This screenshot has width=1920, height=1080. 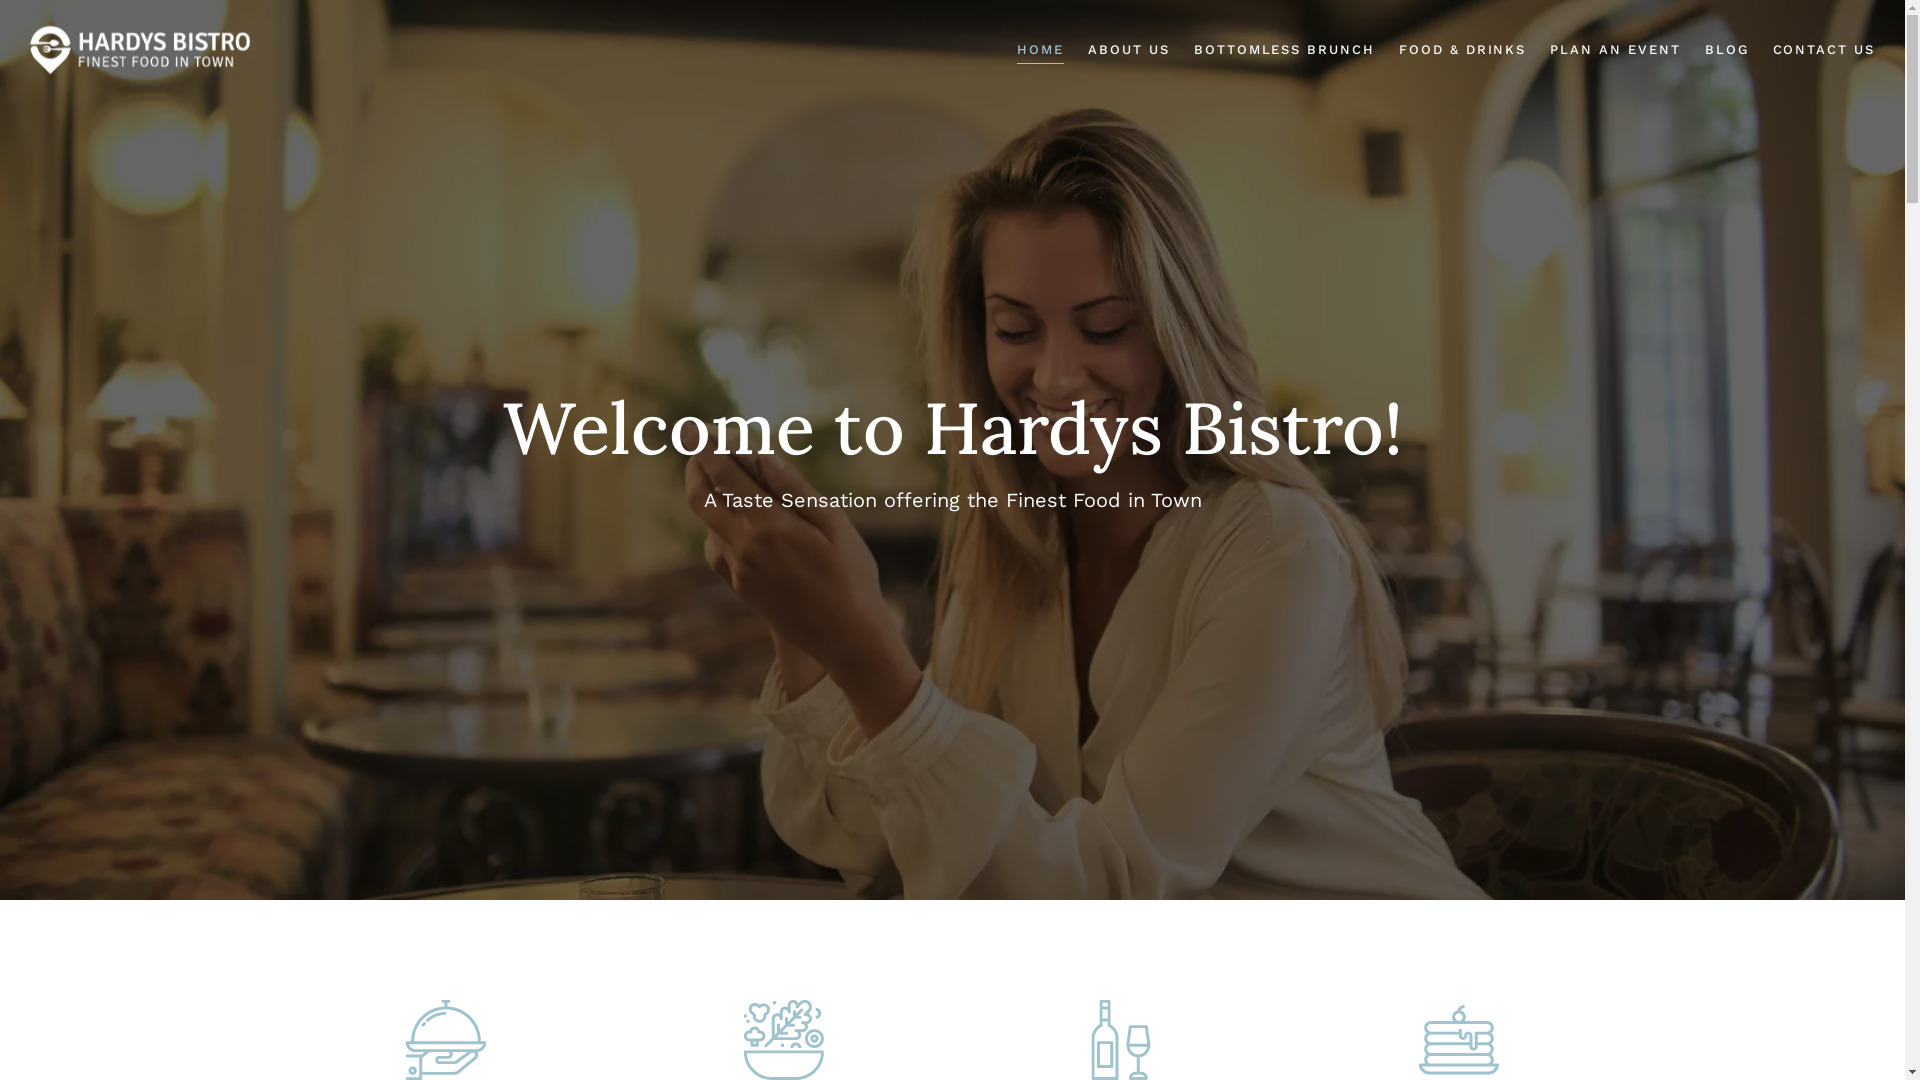 I want to click on 'CONTACT US', so click(x=1823, y=49).